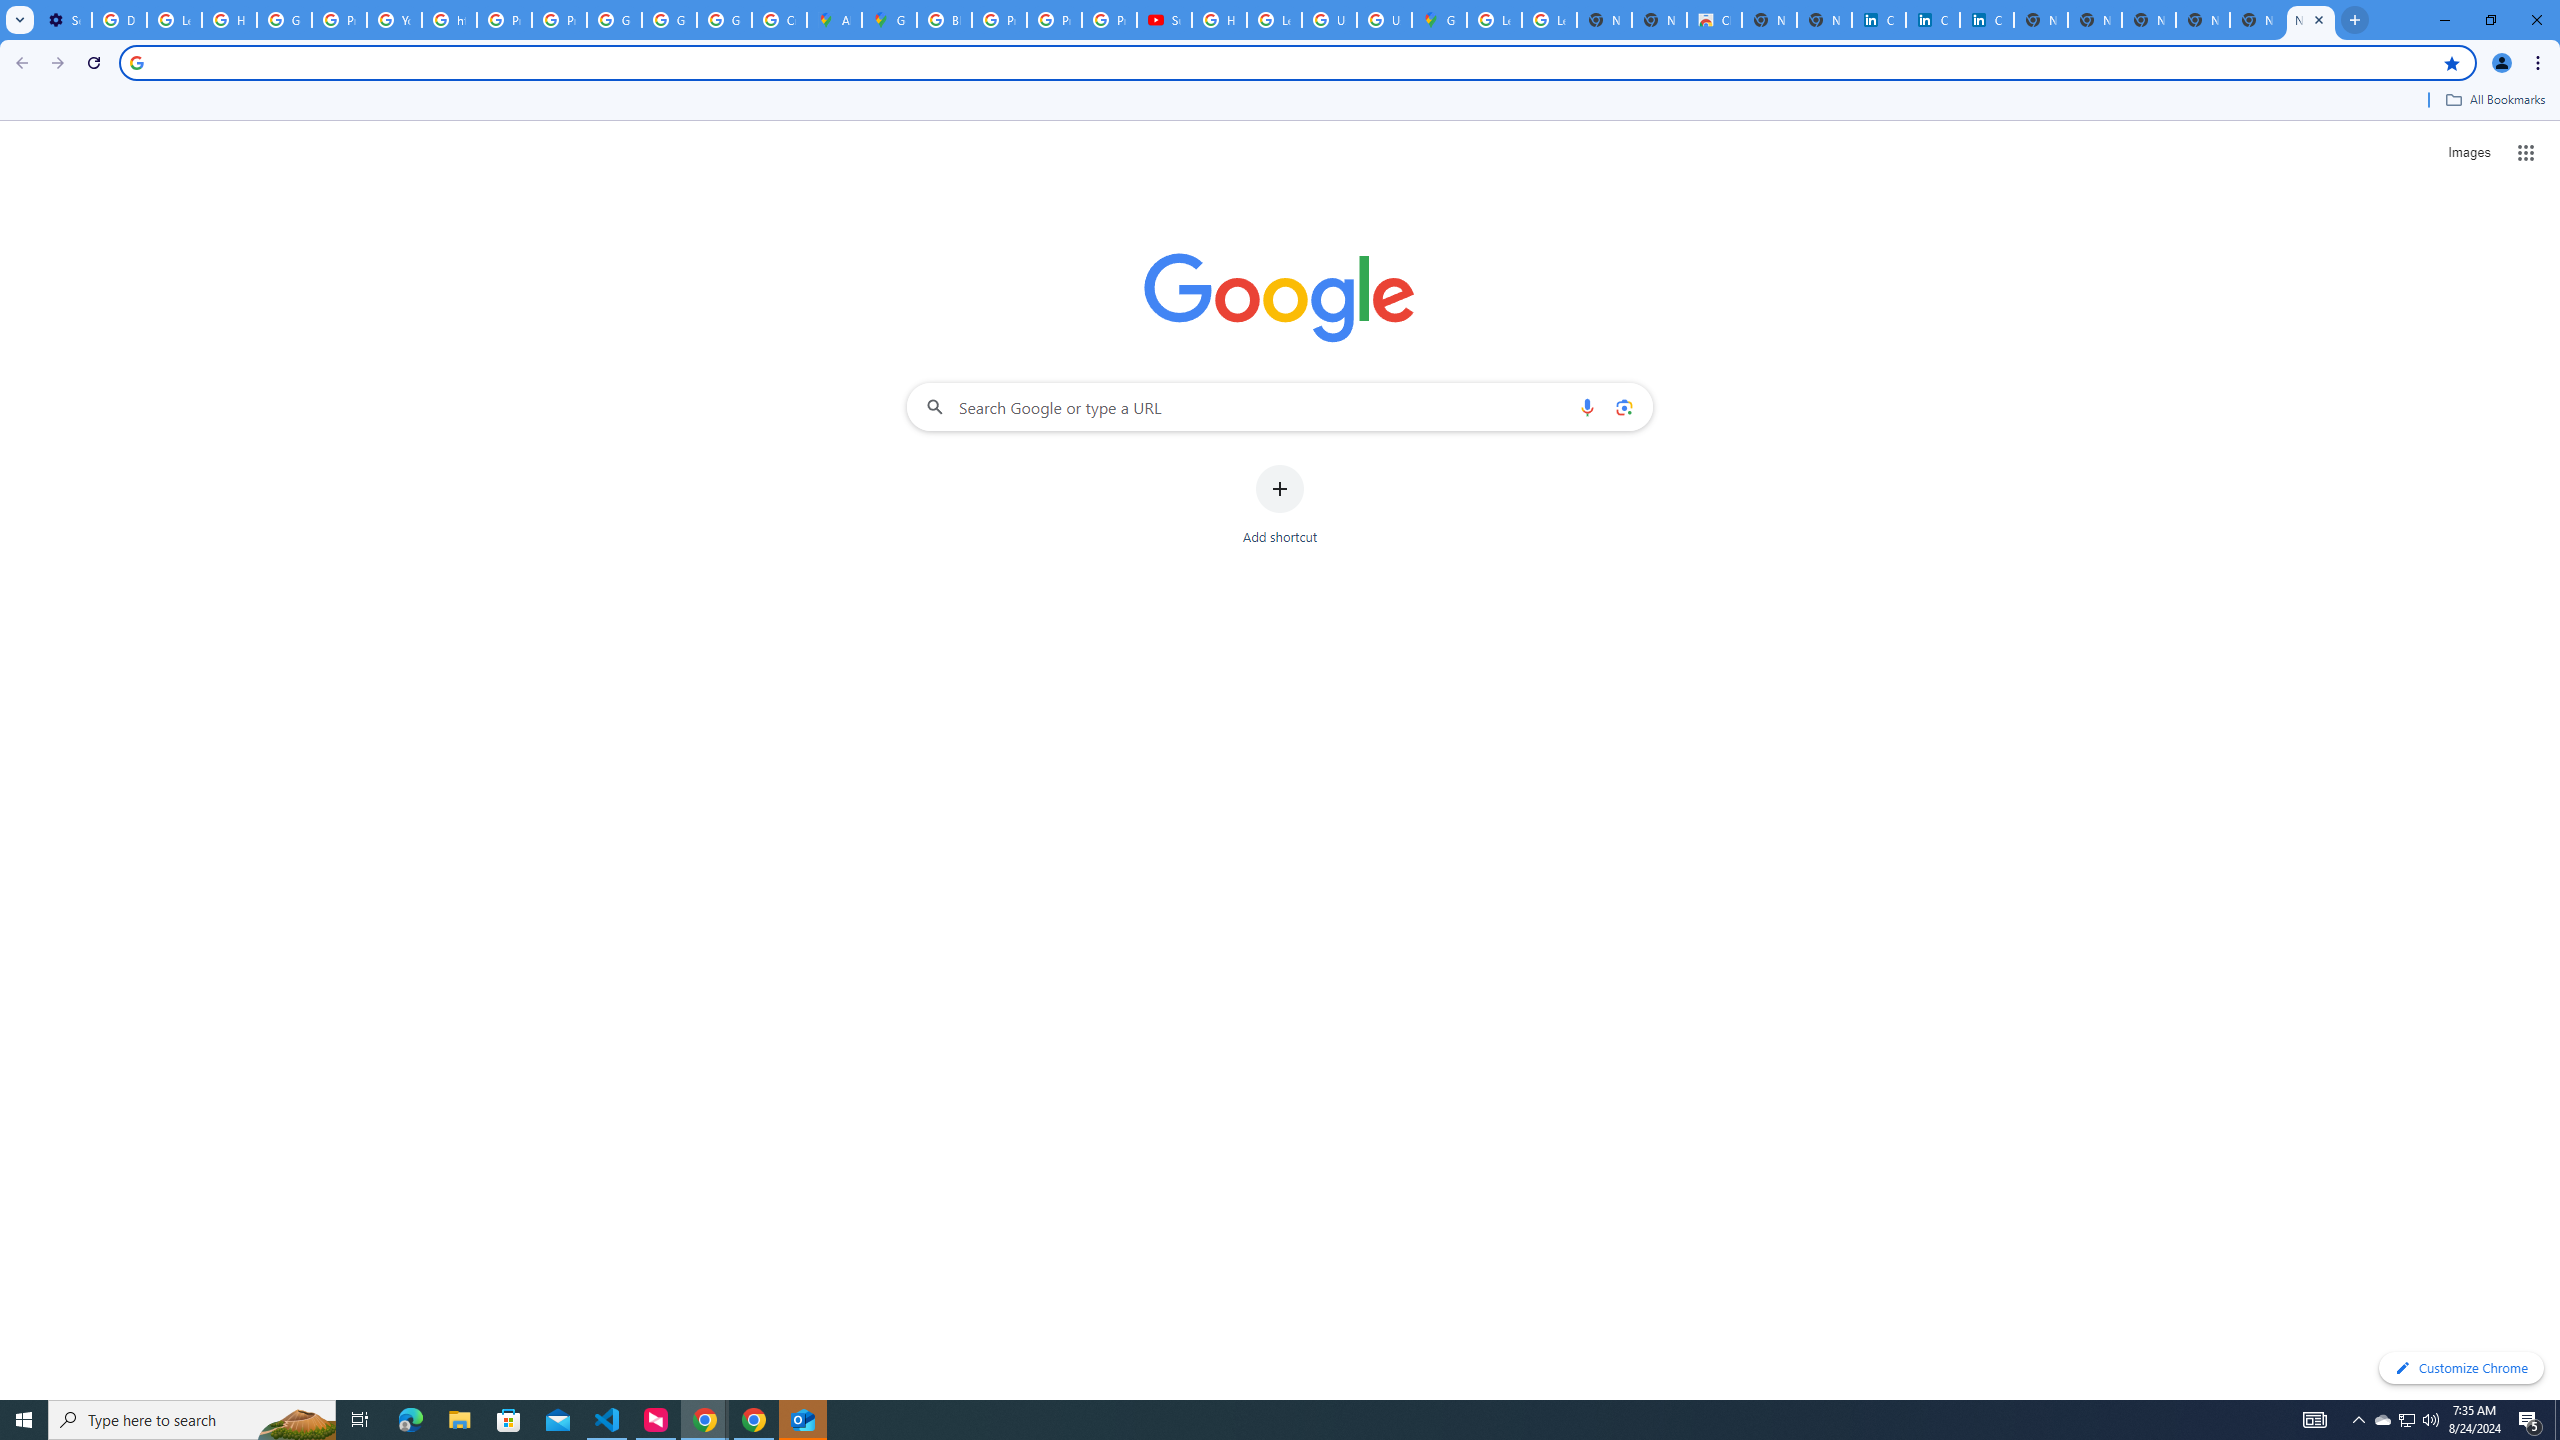 The width and height of the screenshot is (2560, 1440). What do you see at coordinates (2461, 1367) in the screenshot?
I see `'Customize Chrome'` at bounding box center [2461, 1367].